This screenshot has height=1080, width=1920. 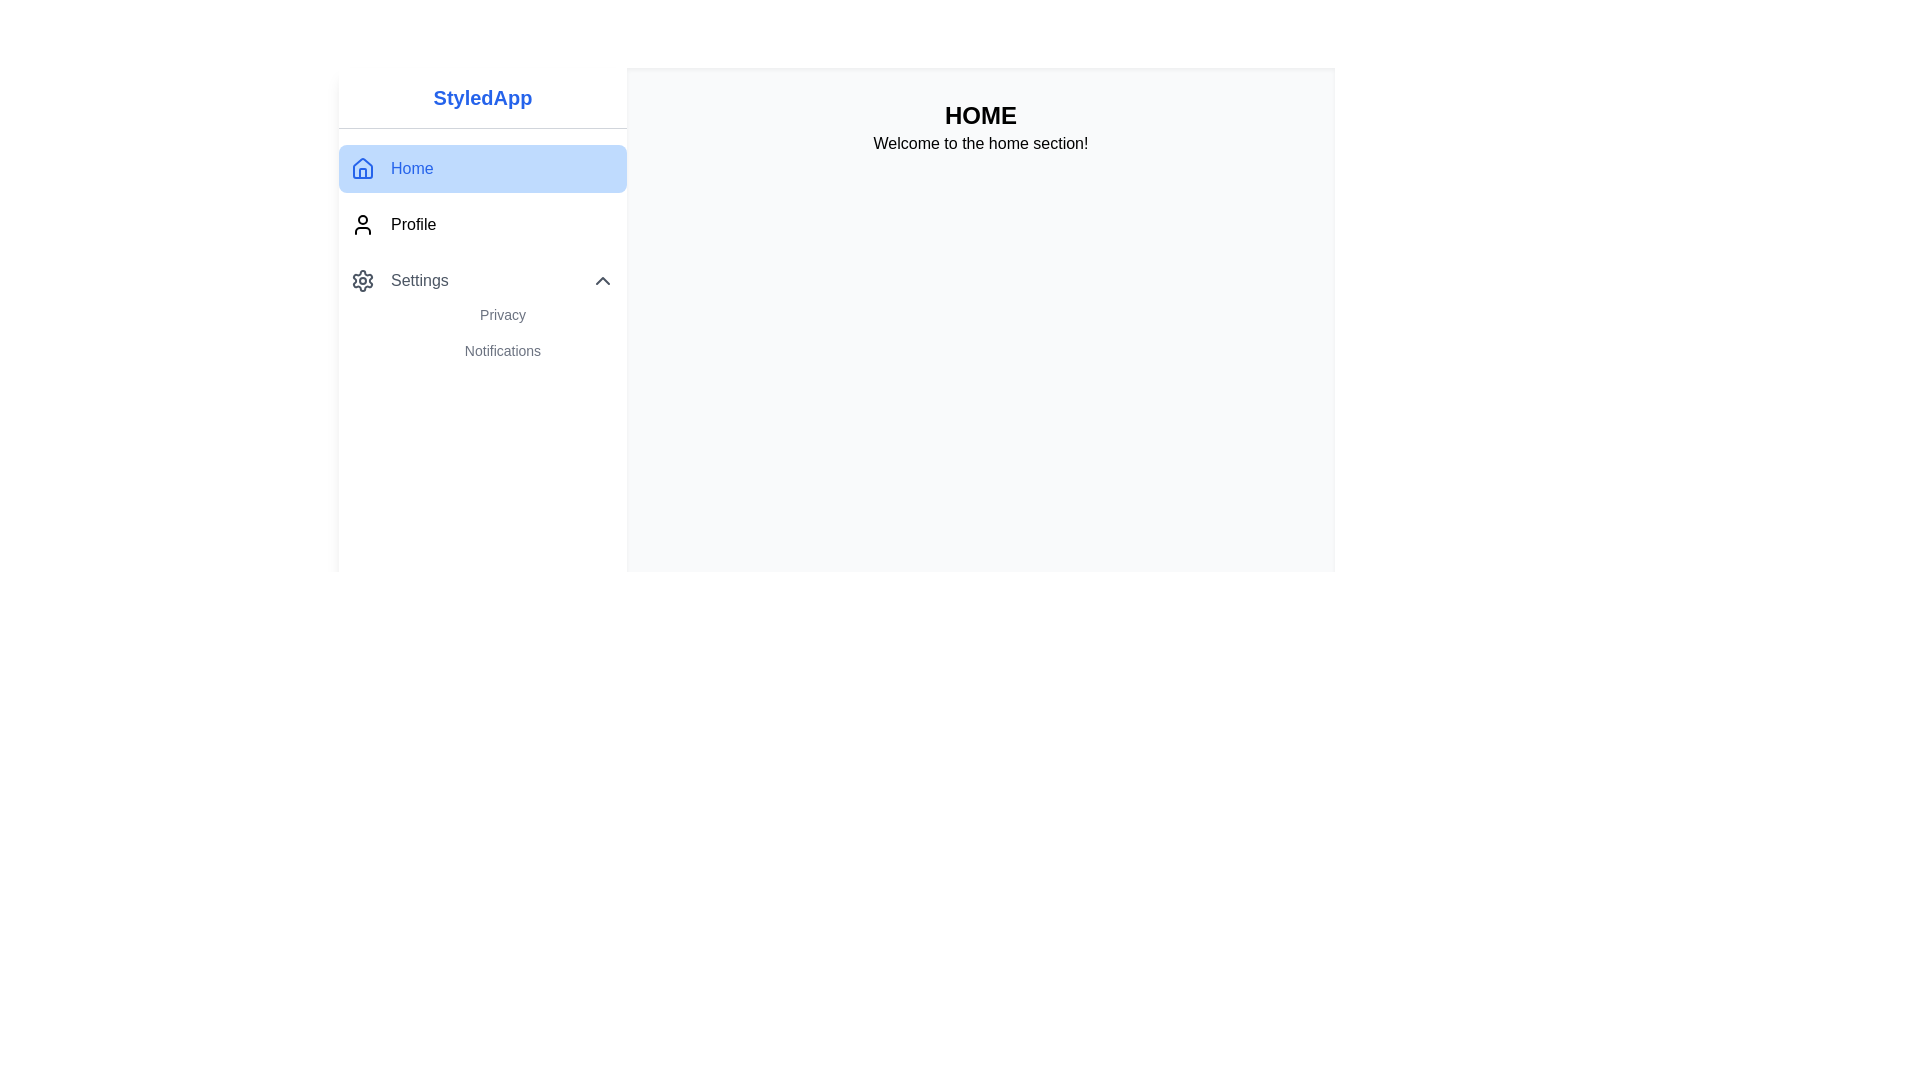 What do you see at coordinates (412, 224) in the screenshot?
I see `the 'Profile' text label in the navigation menu` at bounding box center [412, 224].